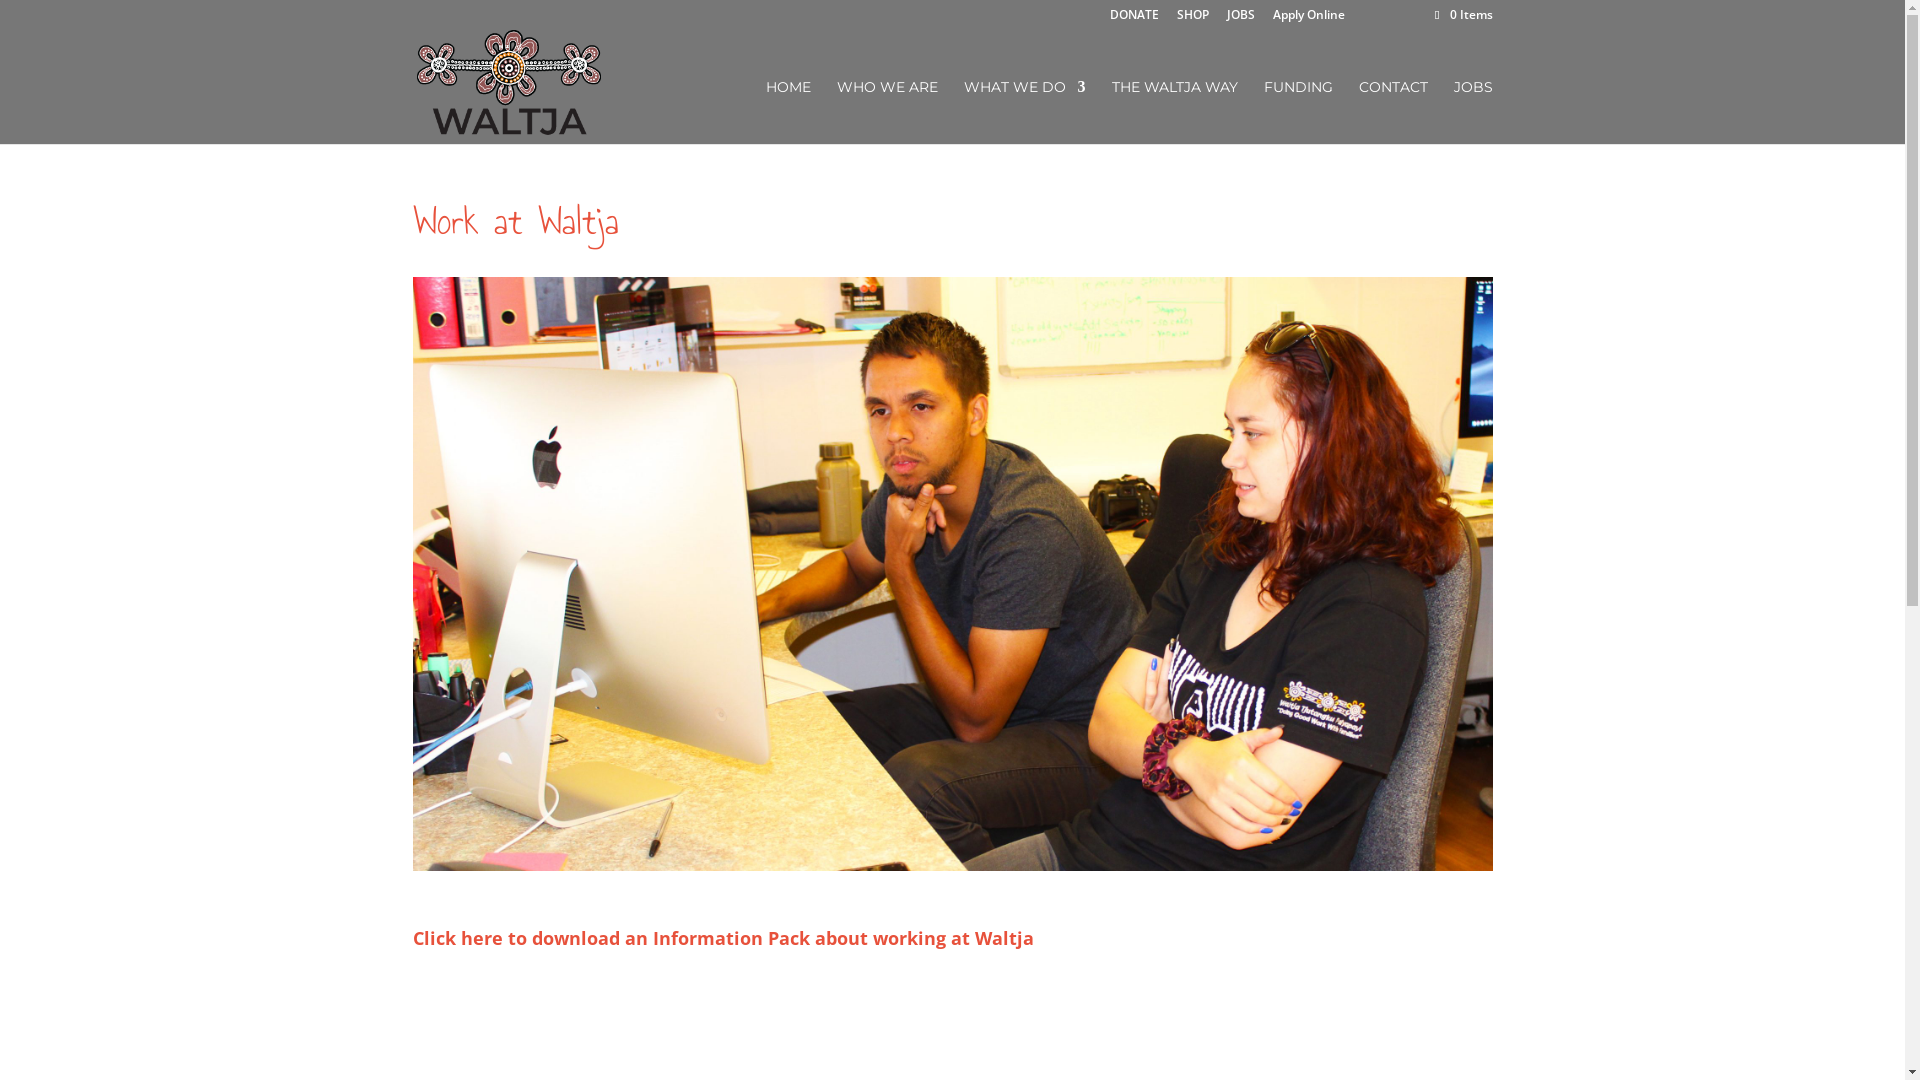  Describe the element at coordinates (885, 111) in the screenshot. I see `'WHO WE ARE'` at that location.